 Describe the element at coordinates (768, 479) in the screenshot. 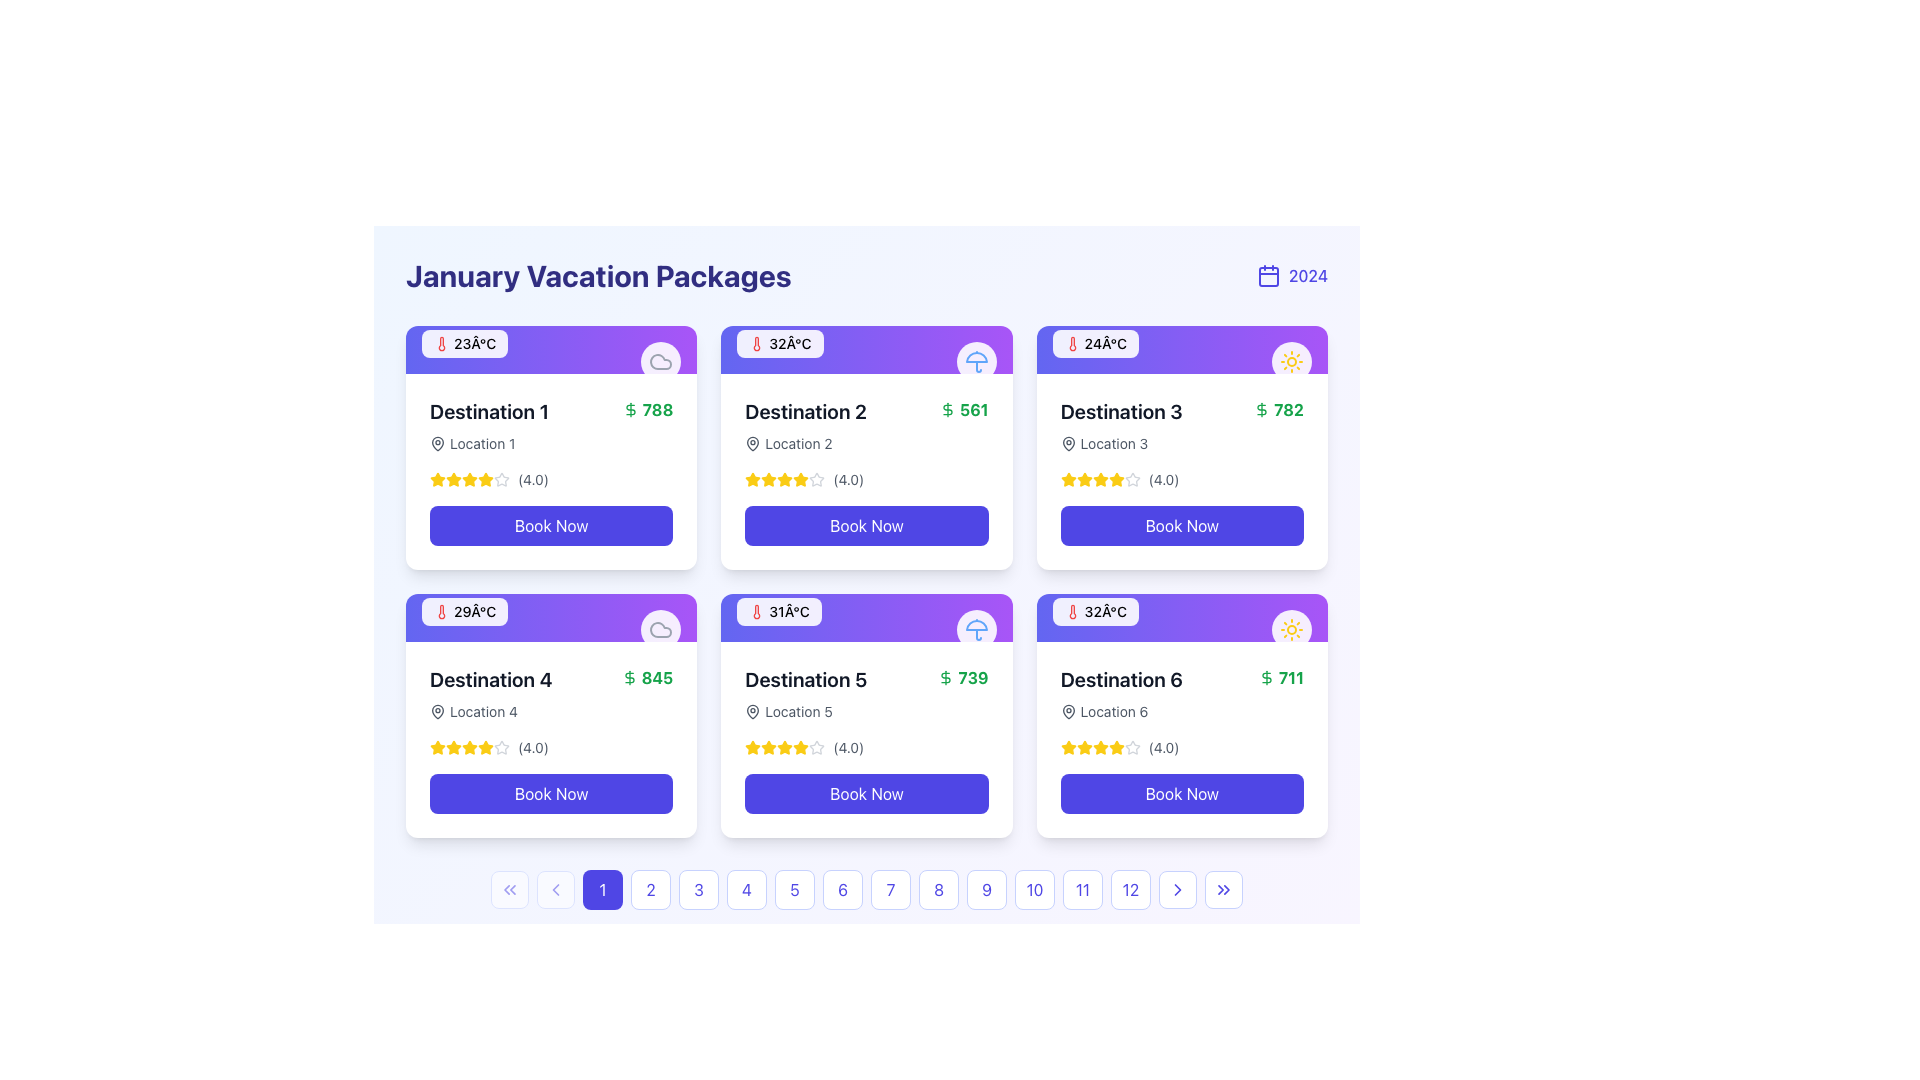

I see `the first star rating icon located under 'Destination 2' adjacent to the rating value '(4.0)' in the grid layout` at that location.